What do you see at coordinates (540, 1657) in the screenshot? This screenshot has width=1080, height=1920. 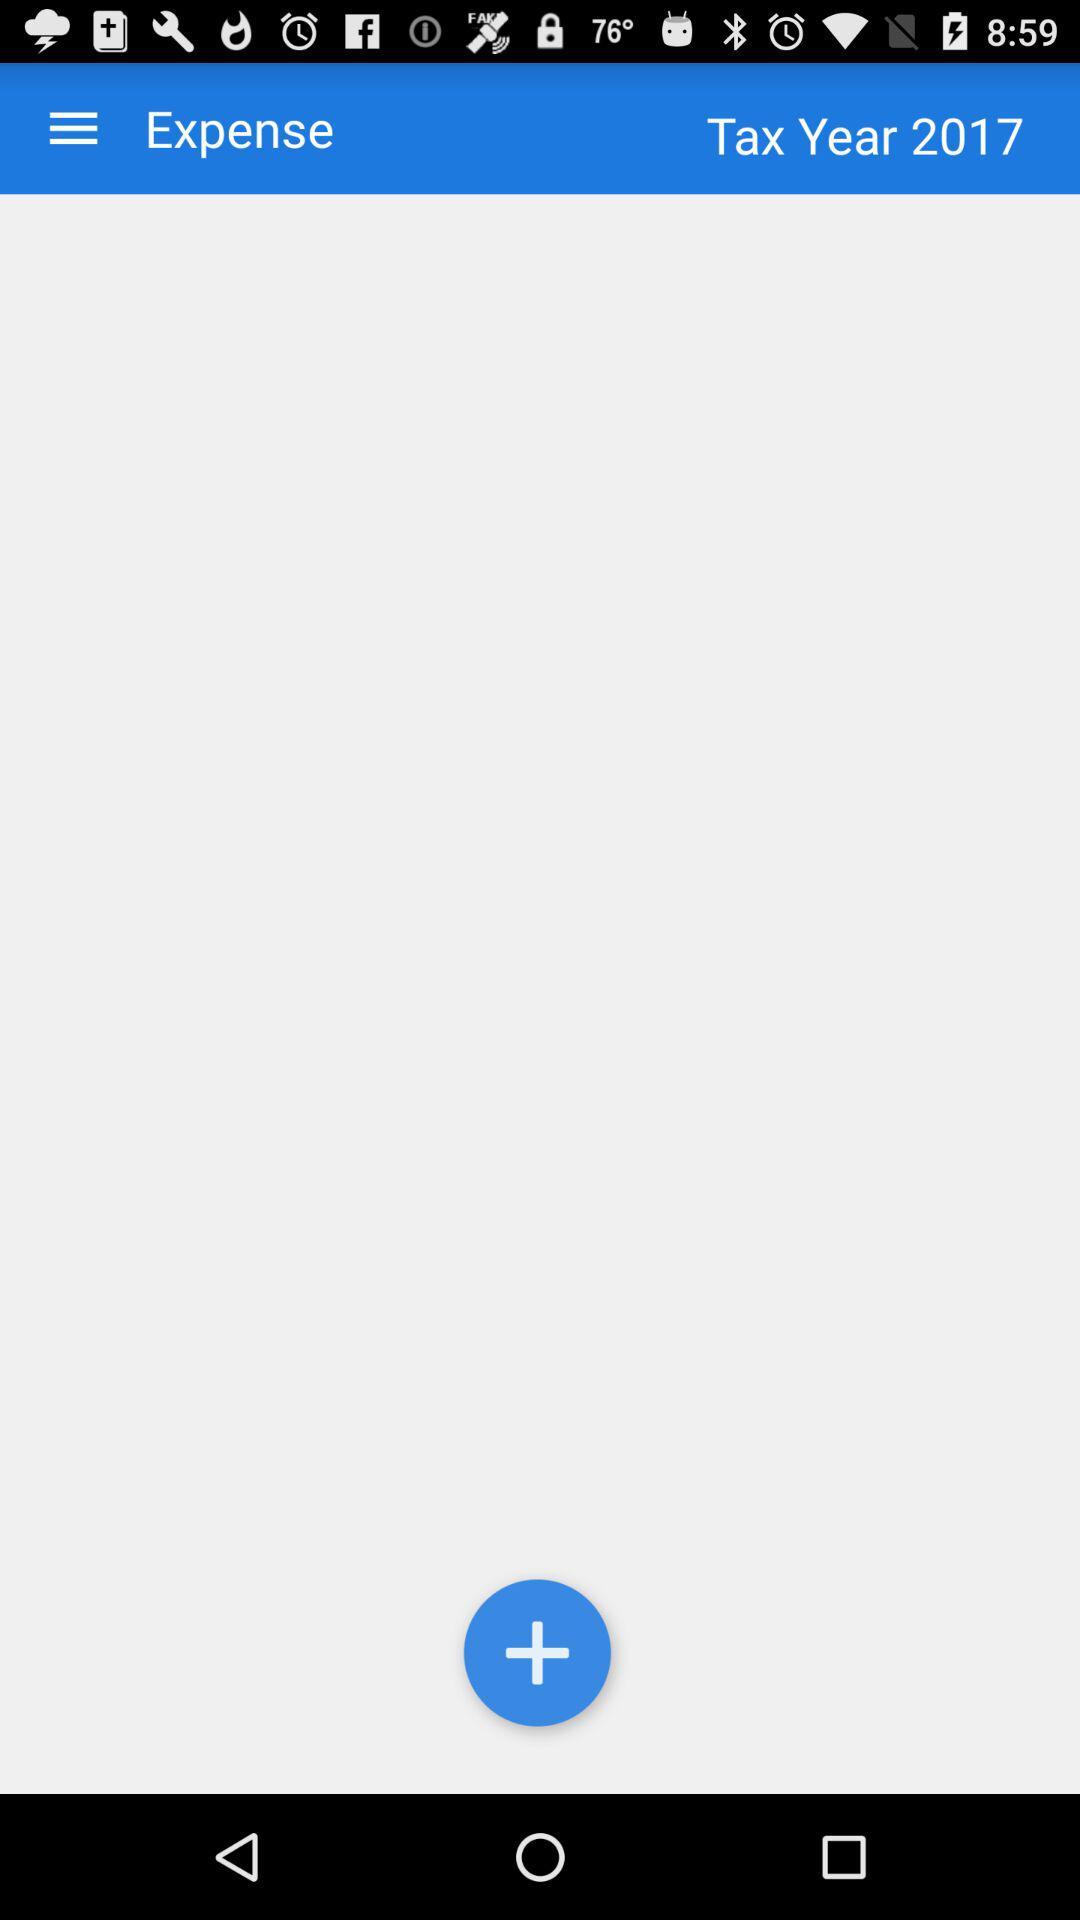 I see `more item` at bounding box center [540, 1657].